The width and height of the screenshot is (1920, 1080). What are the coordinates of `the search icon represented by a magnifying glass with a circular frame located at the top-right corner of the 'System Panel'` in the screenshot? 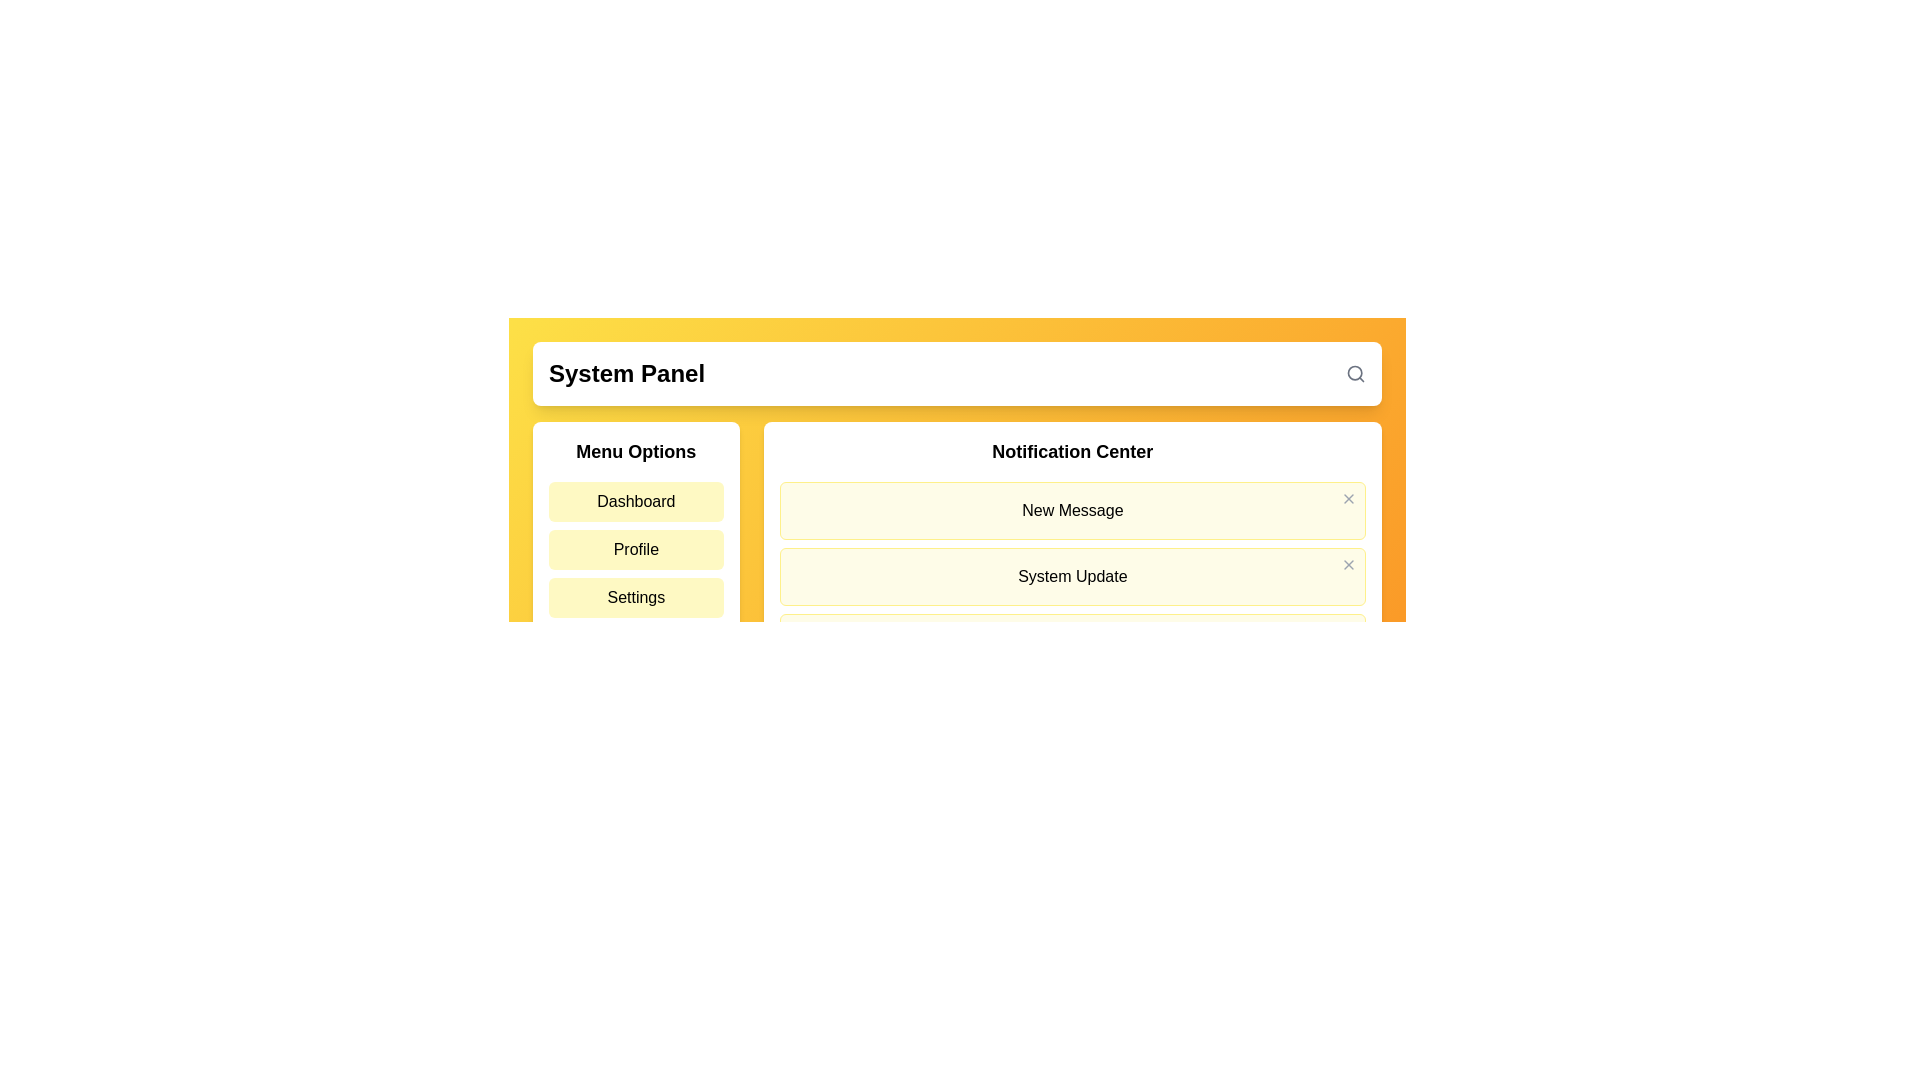 It's located at (1356, 374).